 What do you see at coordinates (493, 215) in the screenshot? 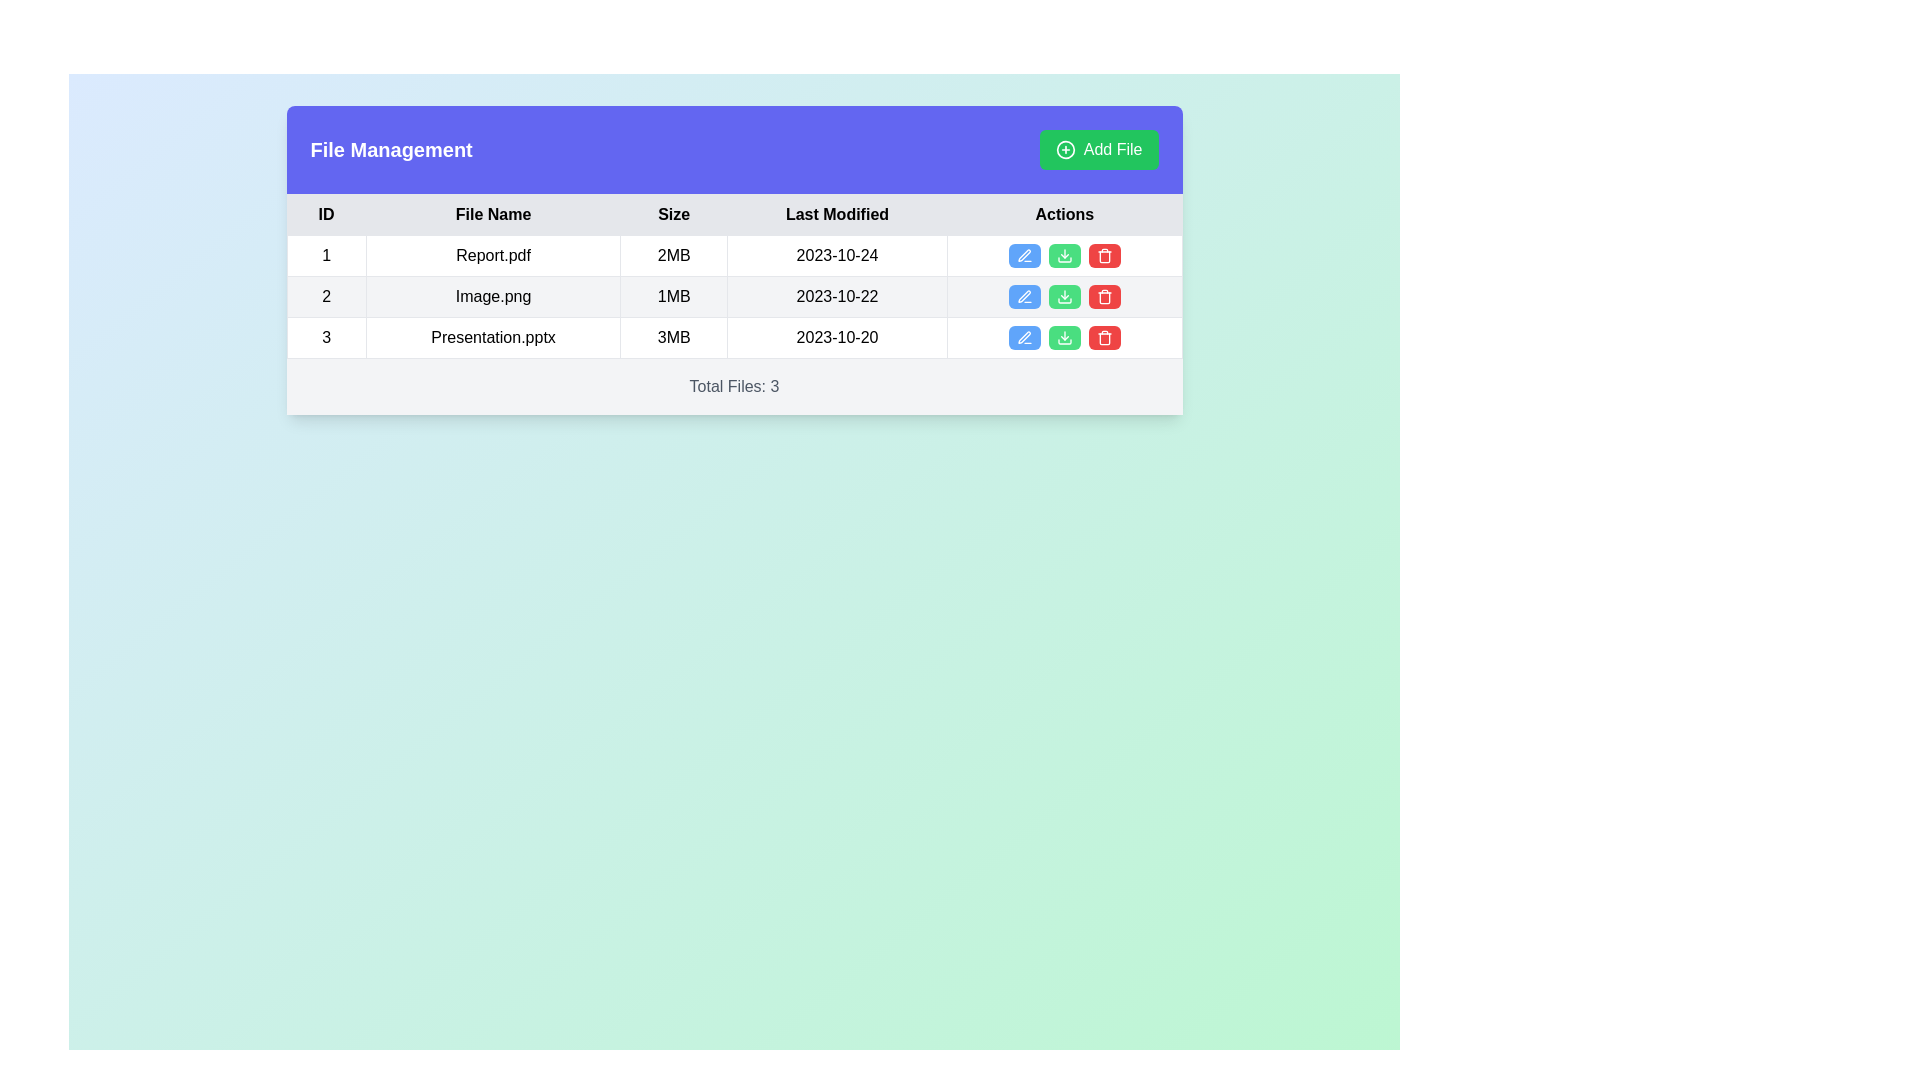
I see `the text label that serves as the second header in the table, indicating that the column beneath it contains file names, positioned between the 'ID' and 'Size' headers` at bounding box center [493, 215].